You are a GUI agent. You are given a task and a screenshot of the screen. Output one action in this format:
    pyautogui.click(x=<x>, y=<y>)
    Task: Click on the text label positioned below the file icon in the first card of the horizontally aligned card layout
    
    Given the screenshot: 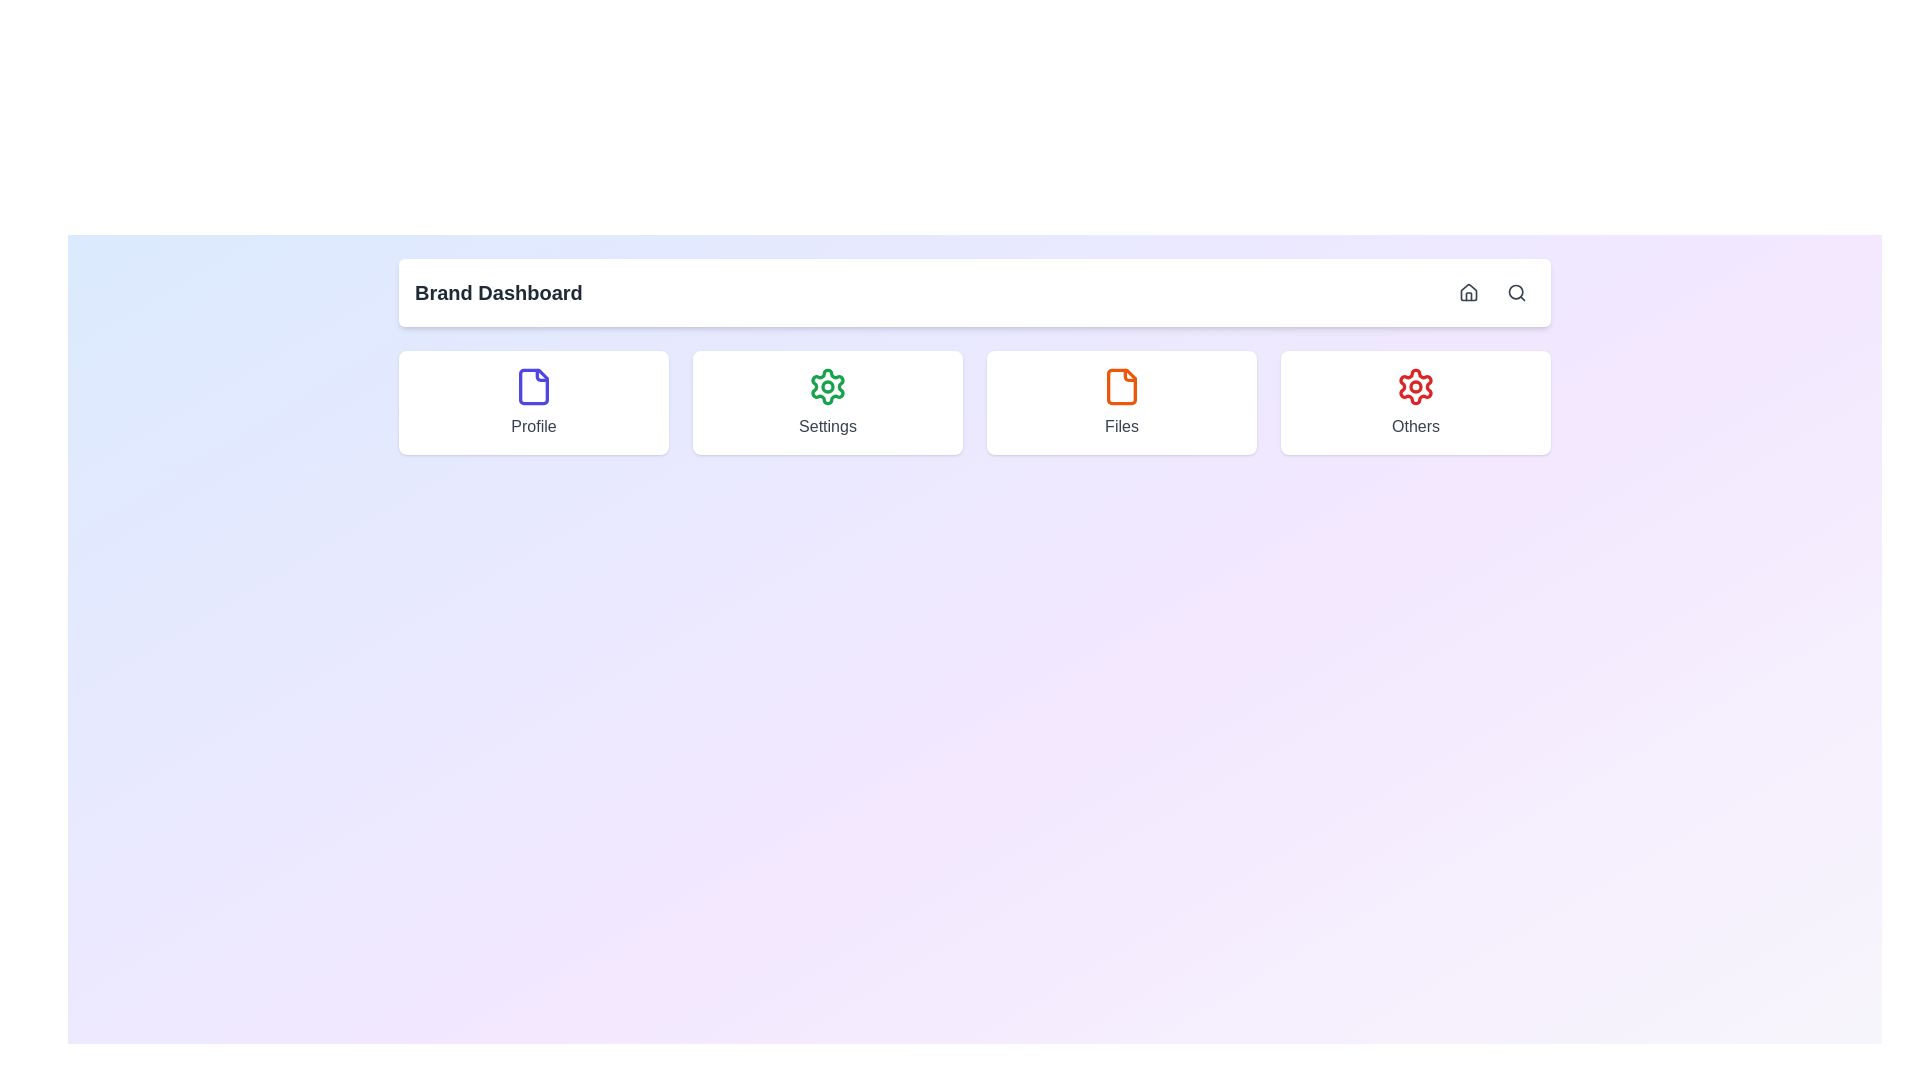 What is the action you would take?
    pyautogui.click(x=533, y=426)
    